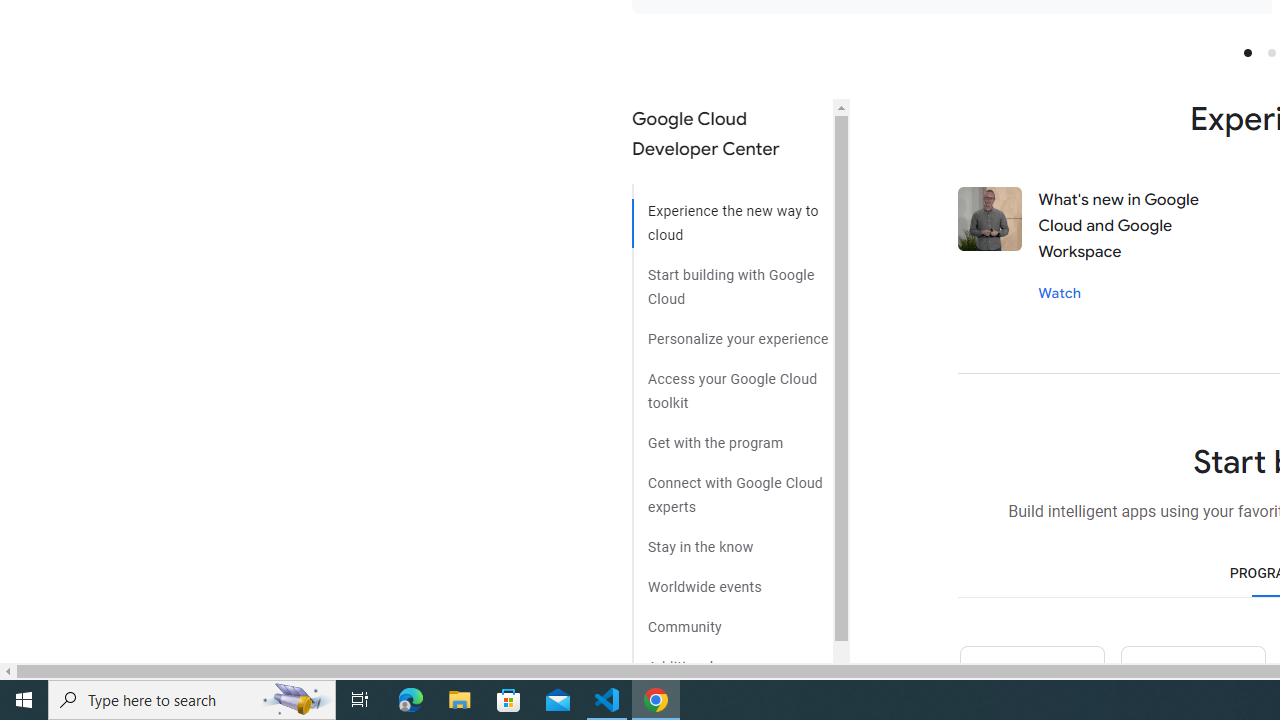  Describe the element at coordinates (731, 216) in the screenshot. I see `'Experience the new way to cloud'` at that location.